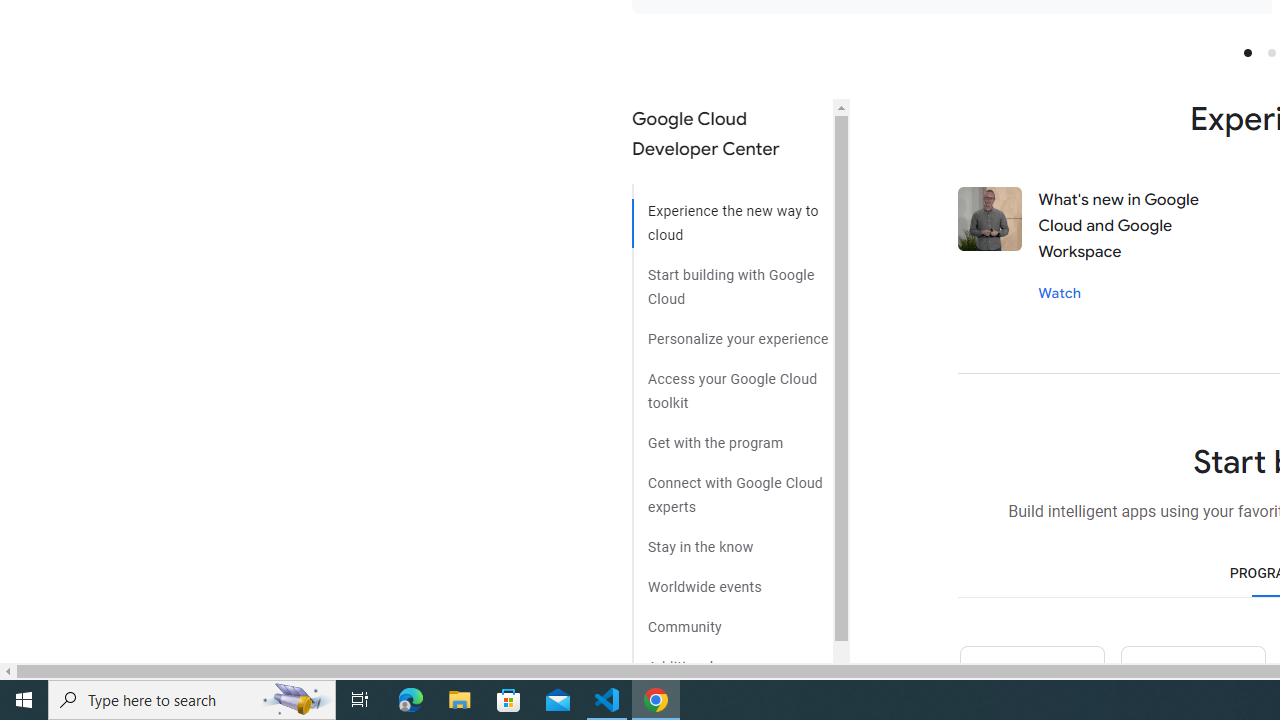  Describe the element at coordinates (731, 216) in the screenshot. I see `'Experience the new way to cloud'` at that location.